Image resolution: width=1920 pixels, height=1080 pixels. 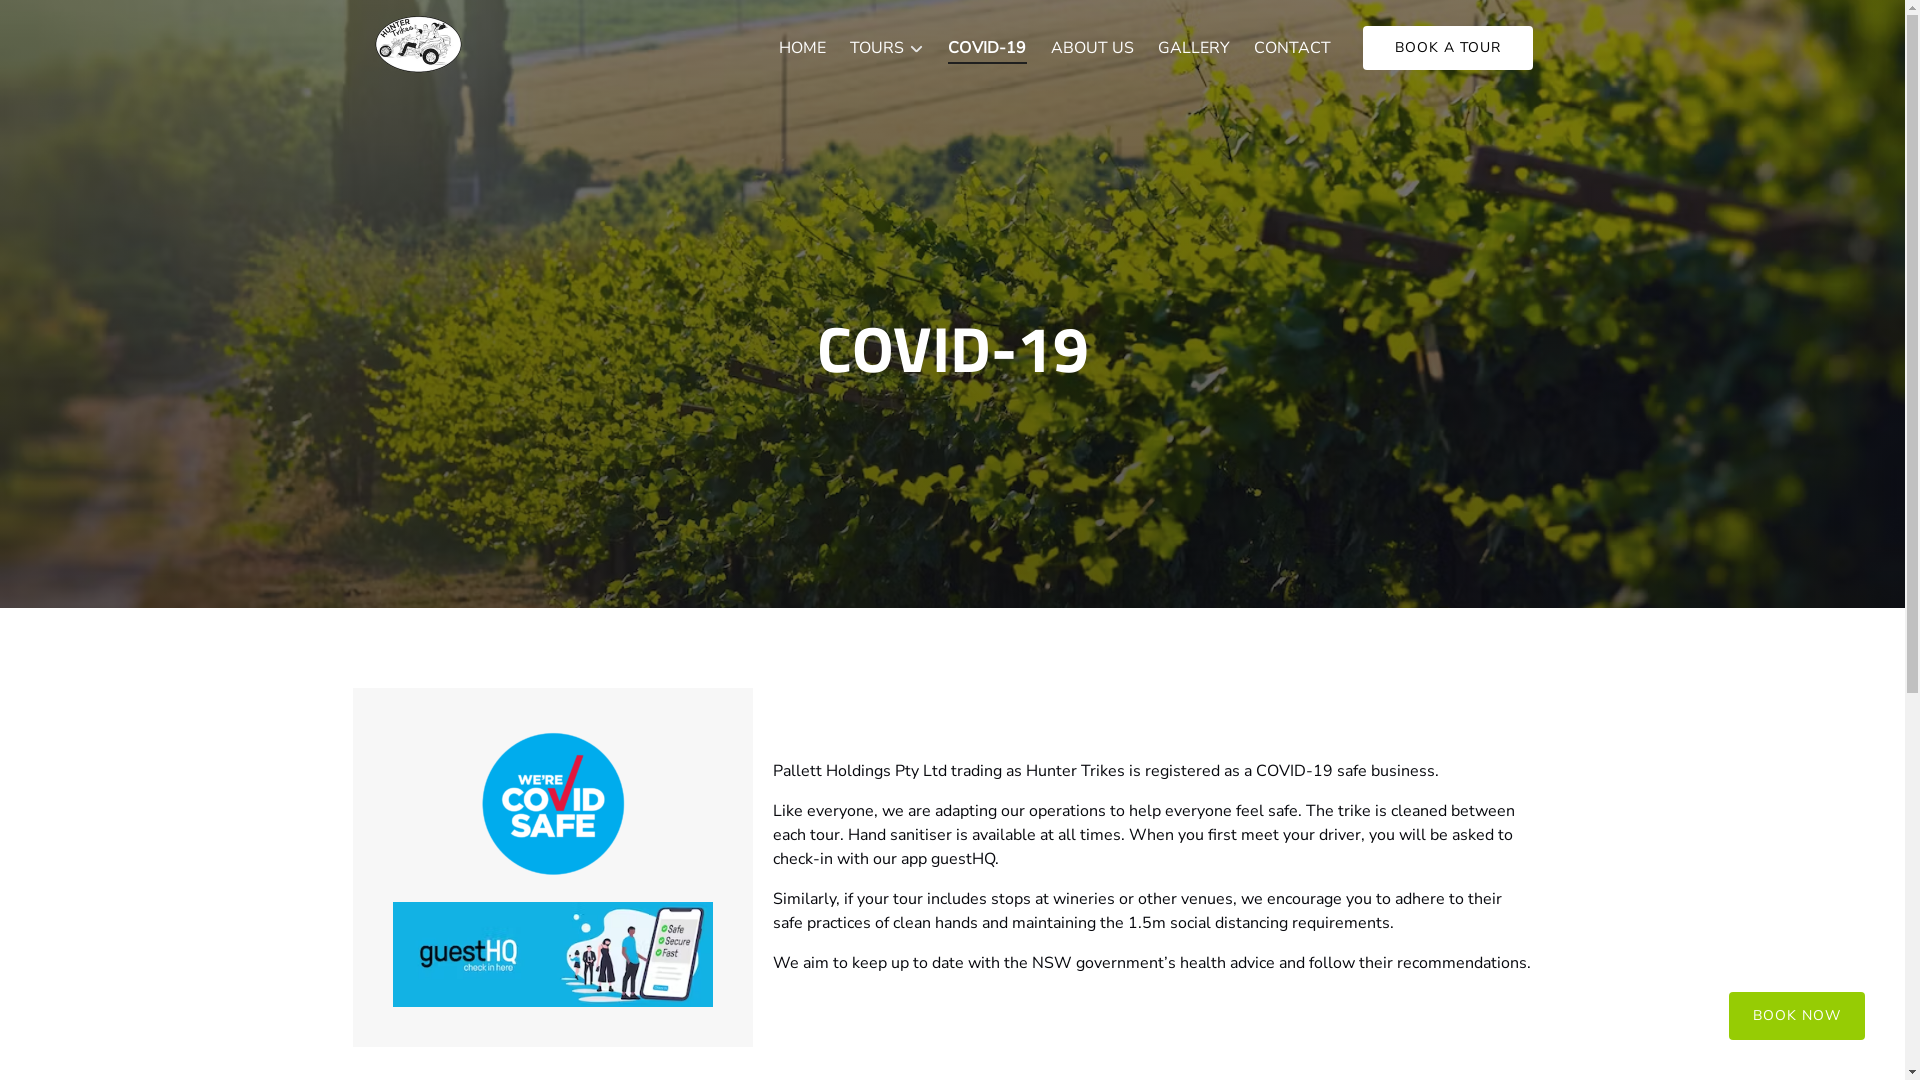 What do you see at coordinates (58, 22) in the screenshot?
I see `'Skip to footer'` at bounding box center [58, 22].